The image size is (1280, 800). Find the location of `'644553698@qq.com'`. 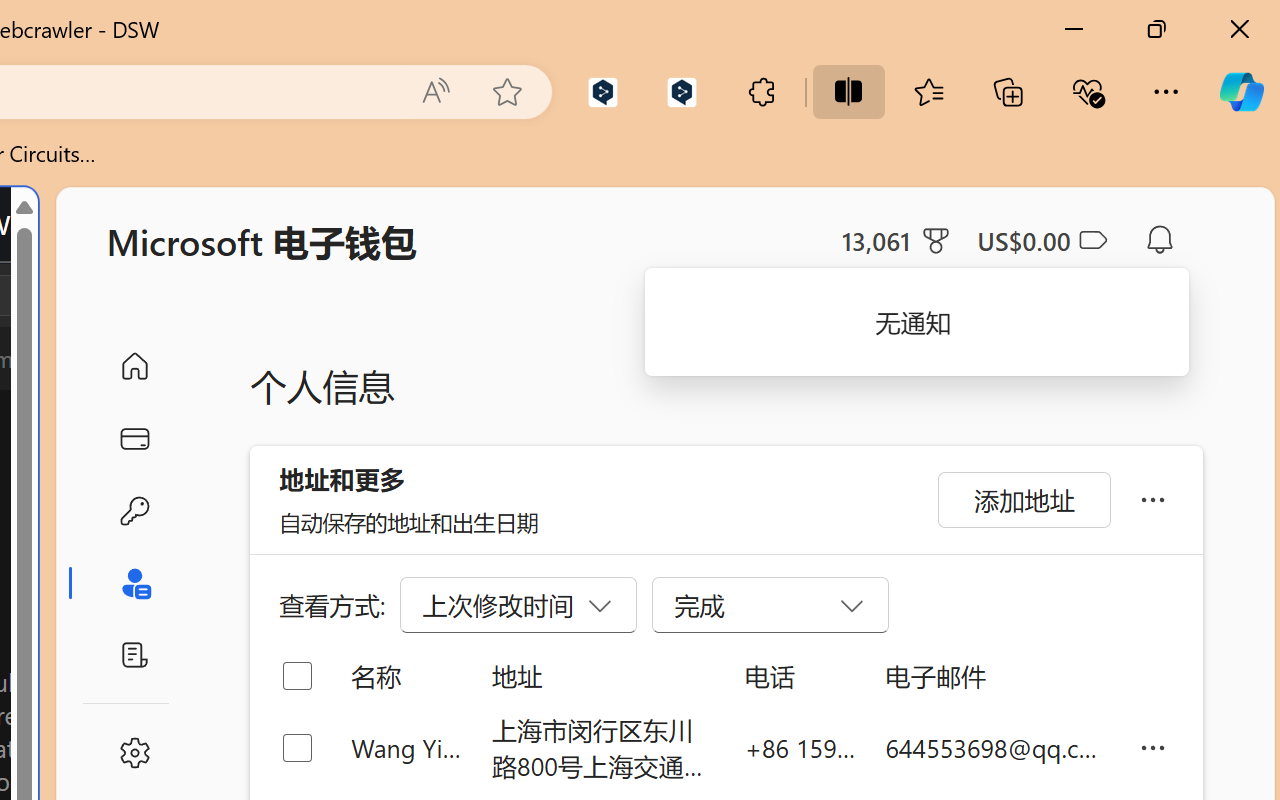

'644553698@qq.com' is located at coordinates (996, 747).